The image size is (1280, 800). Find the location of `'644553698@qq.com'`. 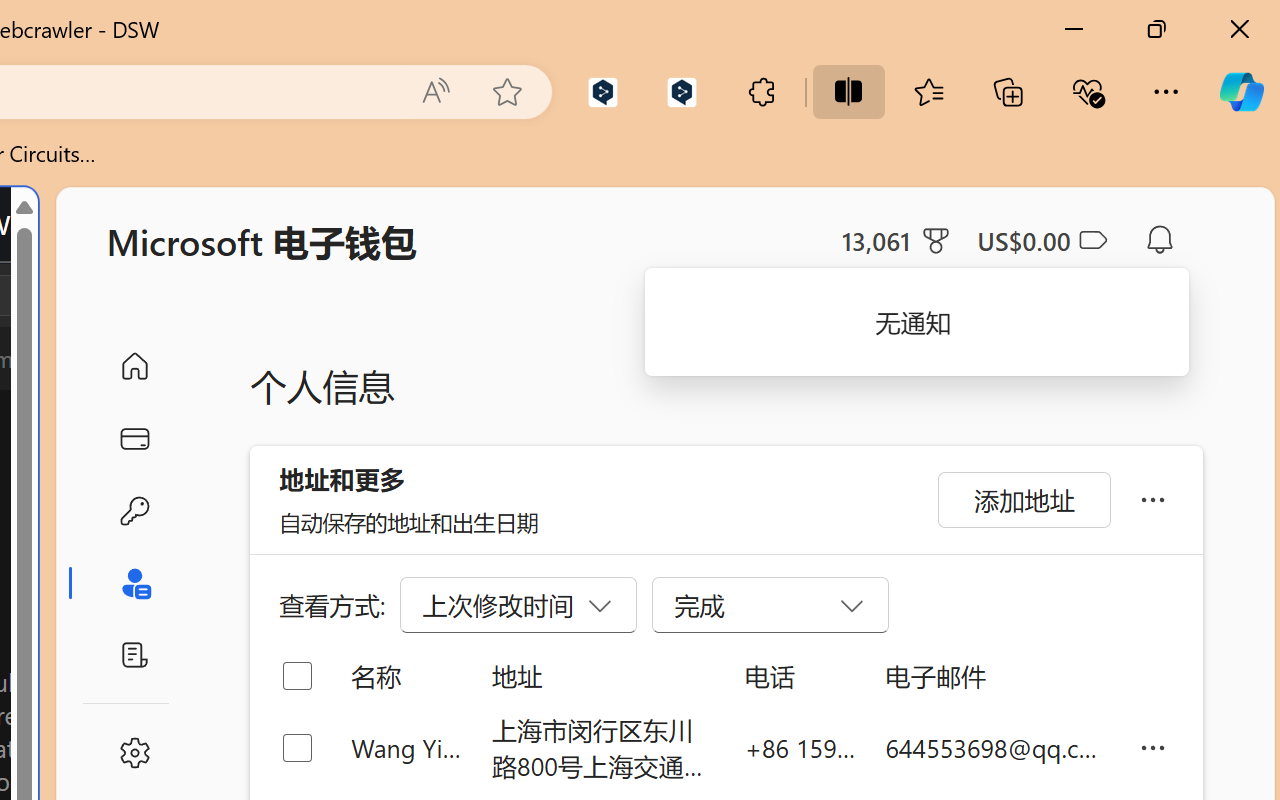

'644553698@qq.com' is located at coordinates (996, 747).